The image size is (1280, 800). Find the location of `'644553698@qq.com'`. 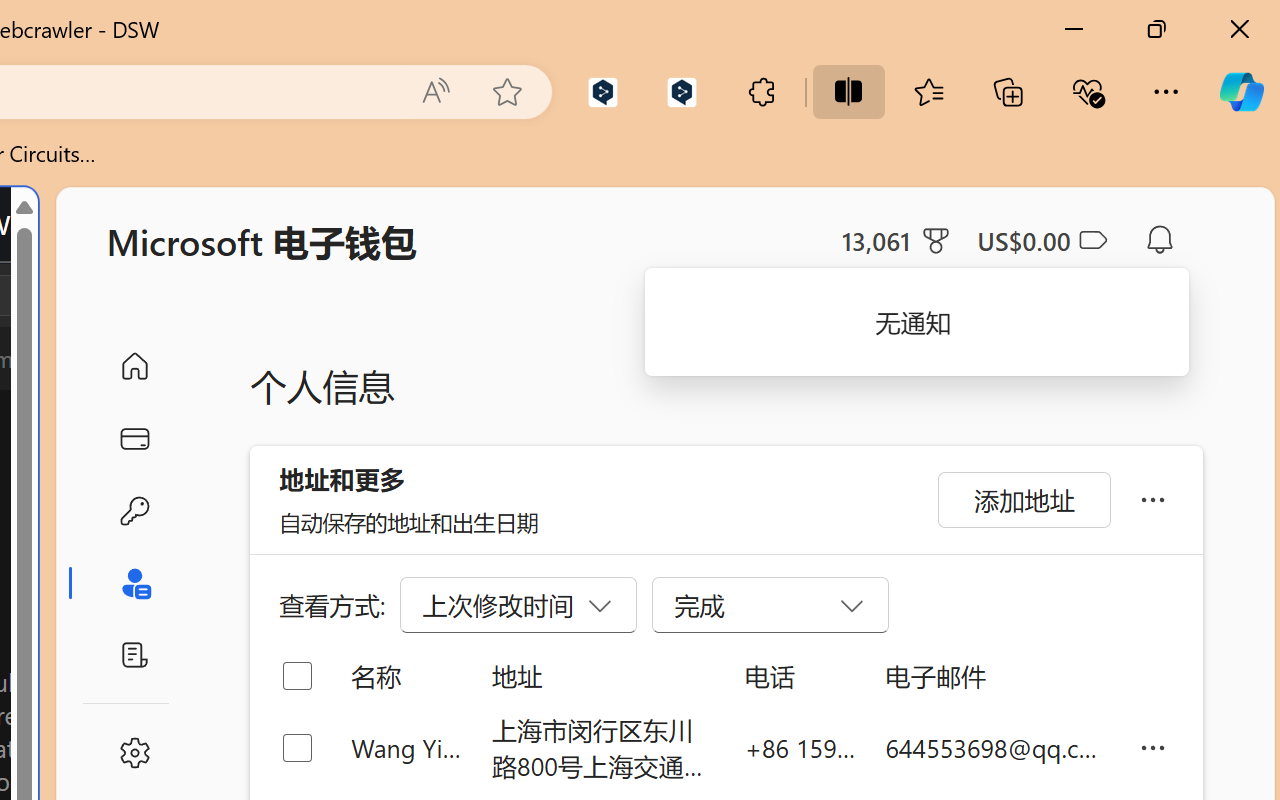

'644553698@qq.com' is located at coordinates (996, 747).